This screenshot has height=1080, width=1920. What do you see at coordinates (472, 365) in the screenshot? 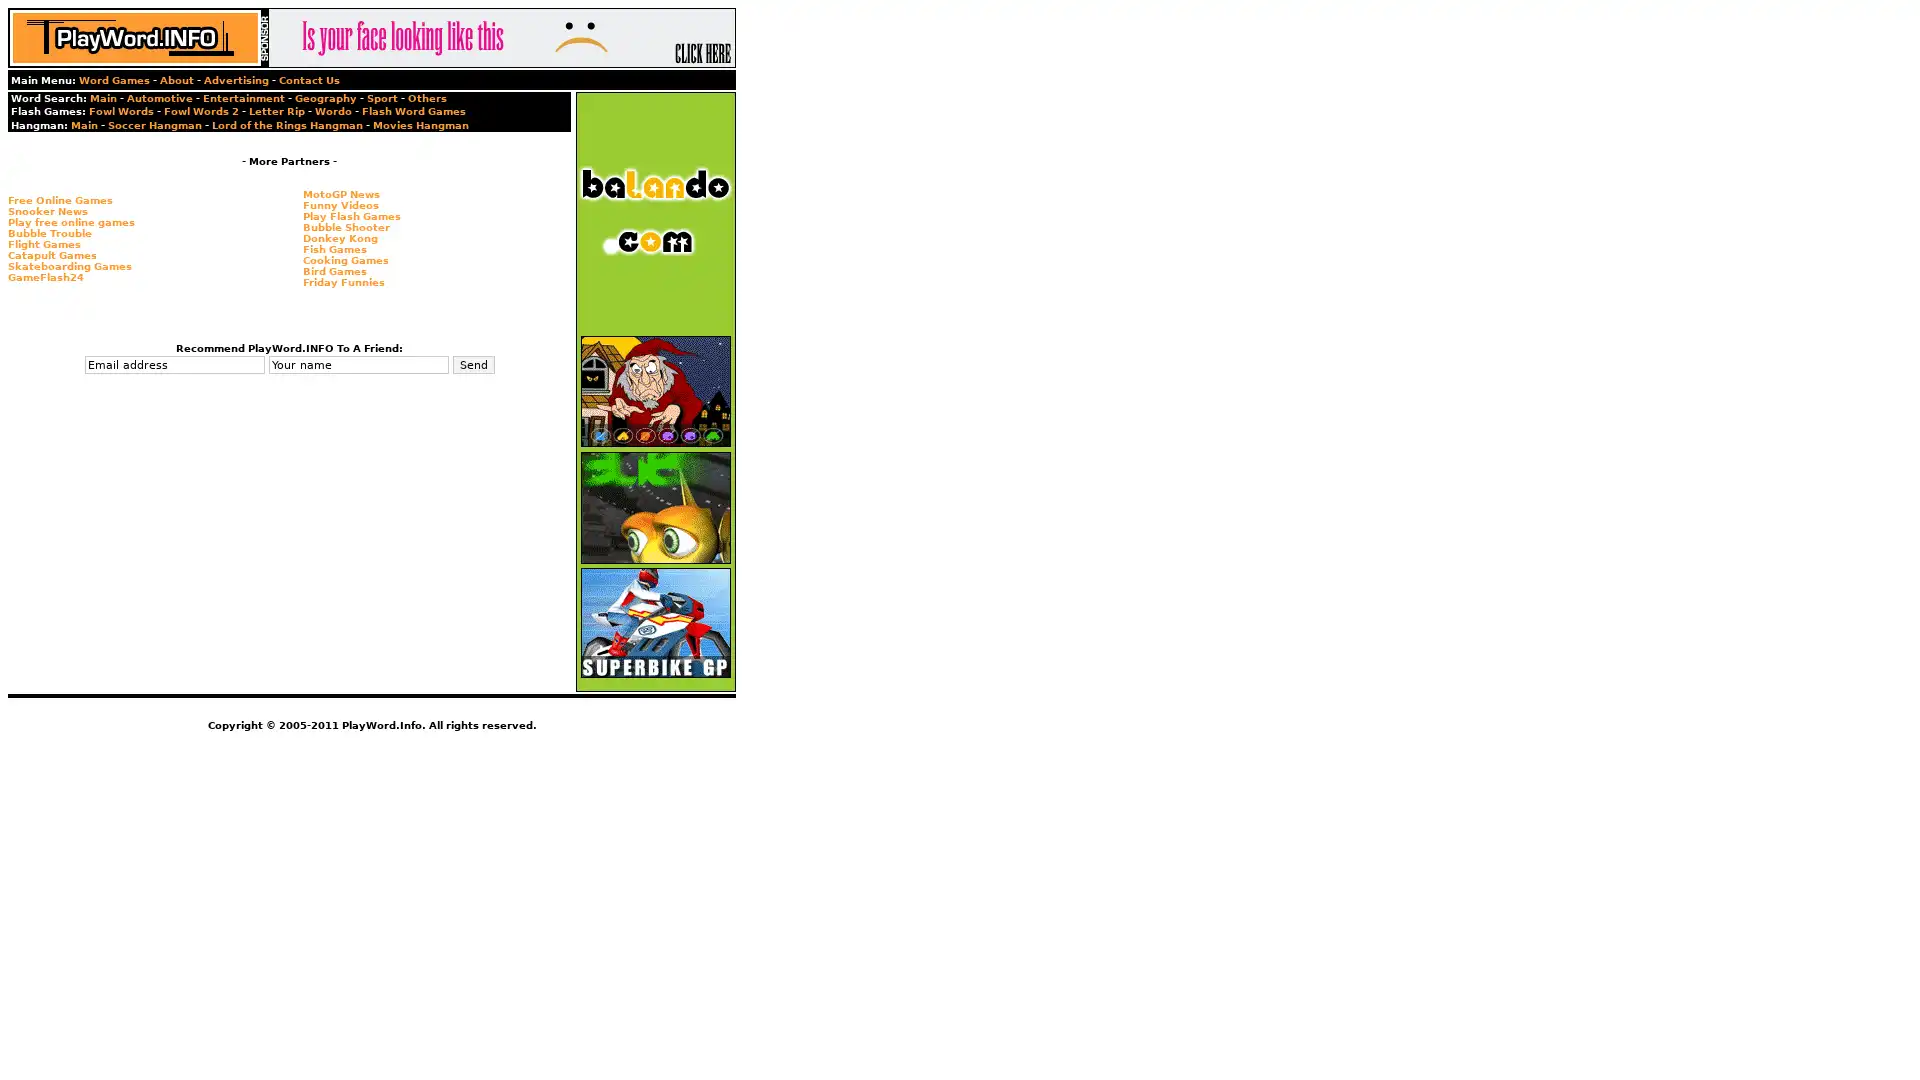
I see `Send` at bounding box center [472, 365].